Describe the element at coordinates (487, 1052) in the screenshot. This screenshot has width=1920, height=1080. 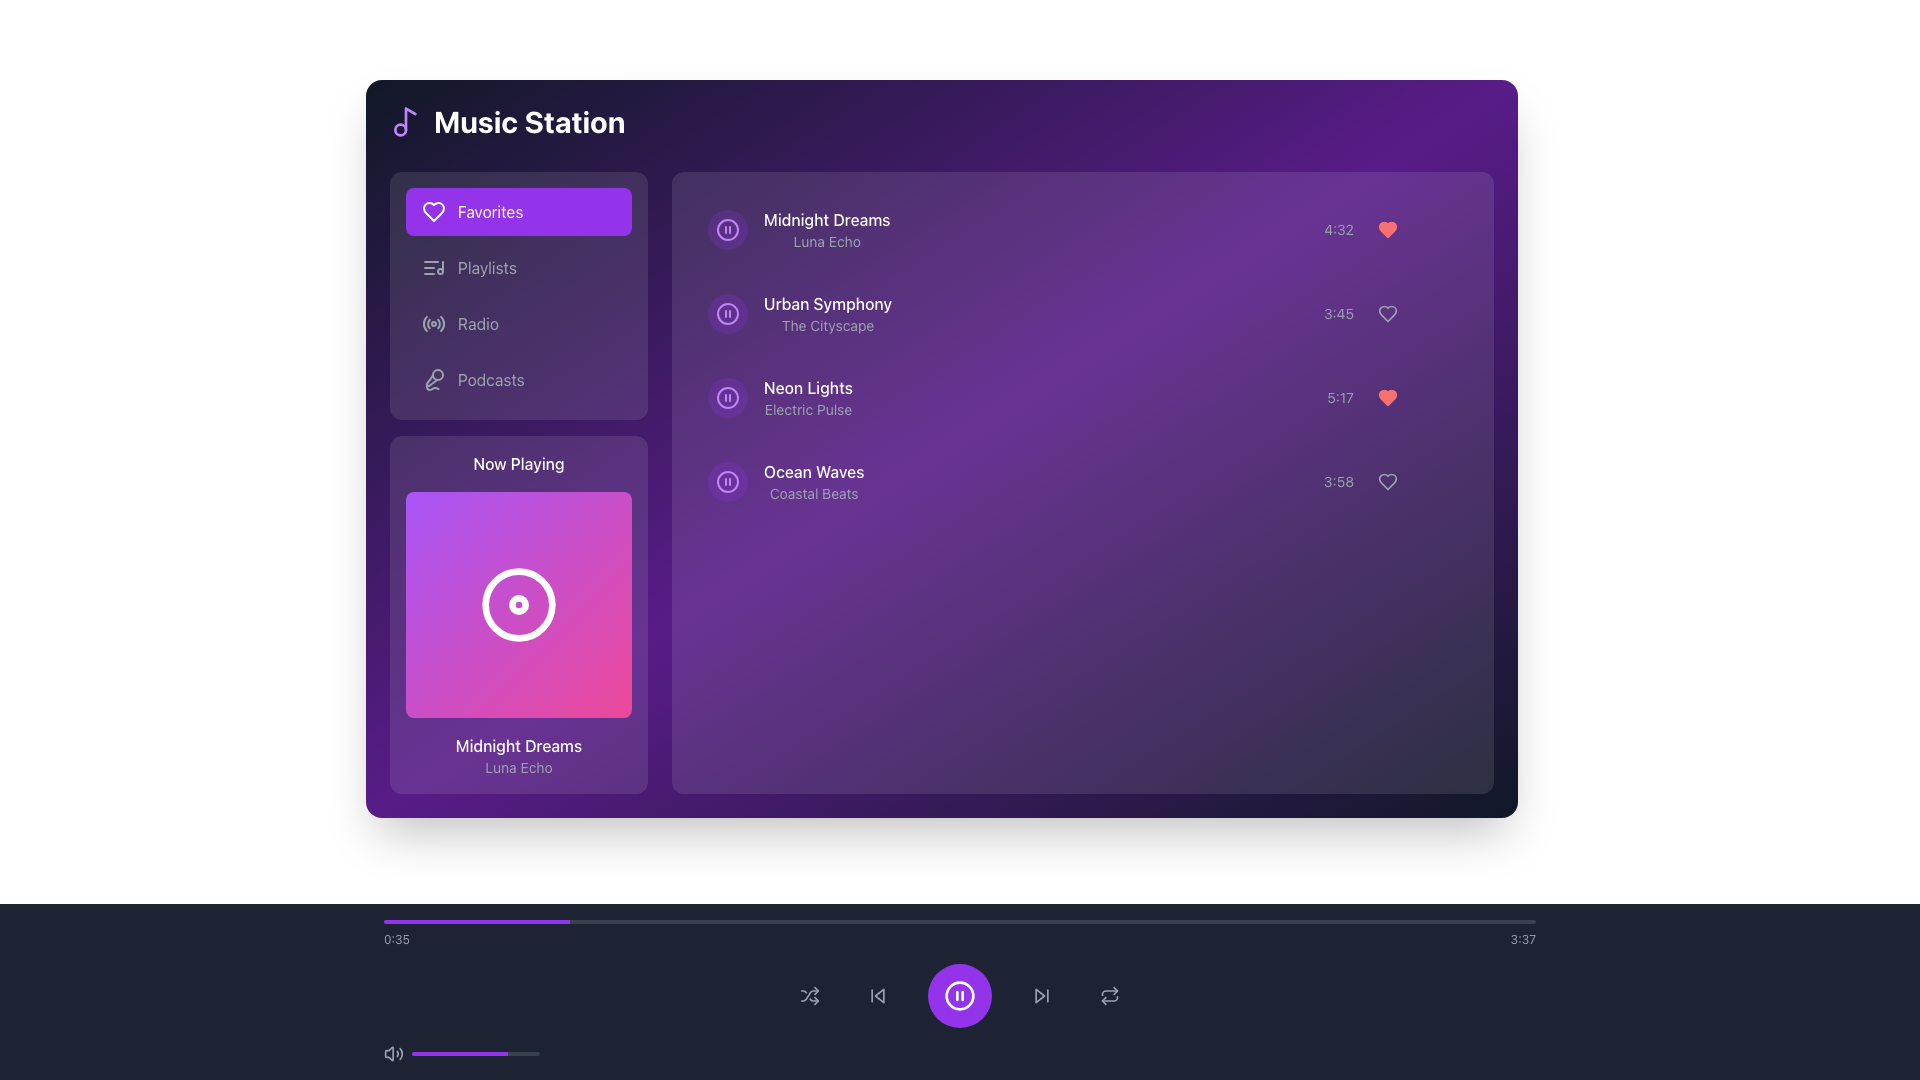
I see `the progress` at that location.